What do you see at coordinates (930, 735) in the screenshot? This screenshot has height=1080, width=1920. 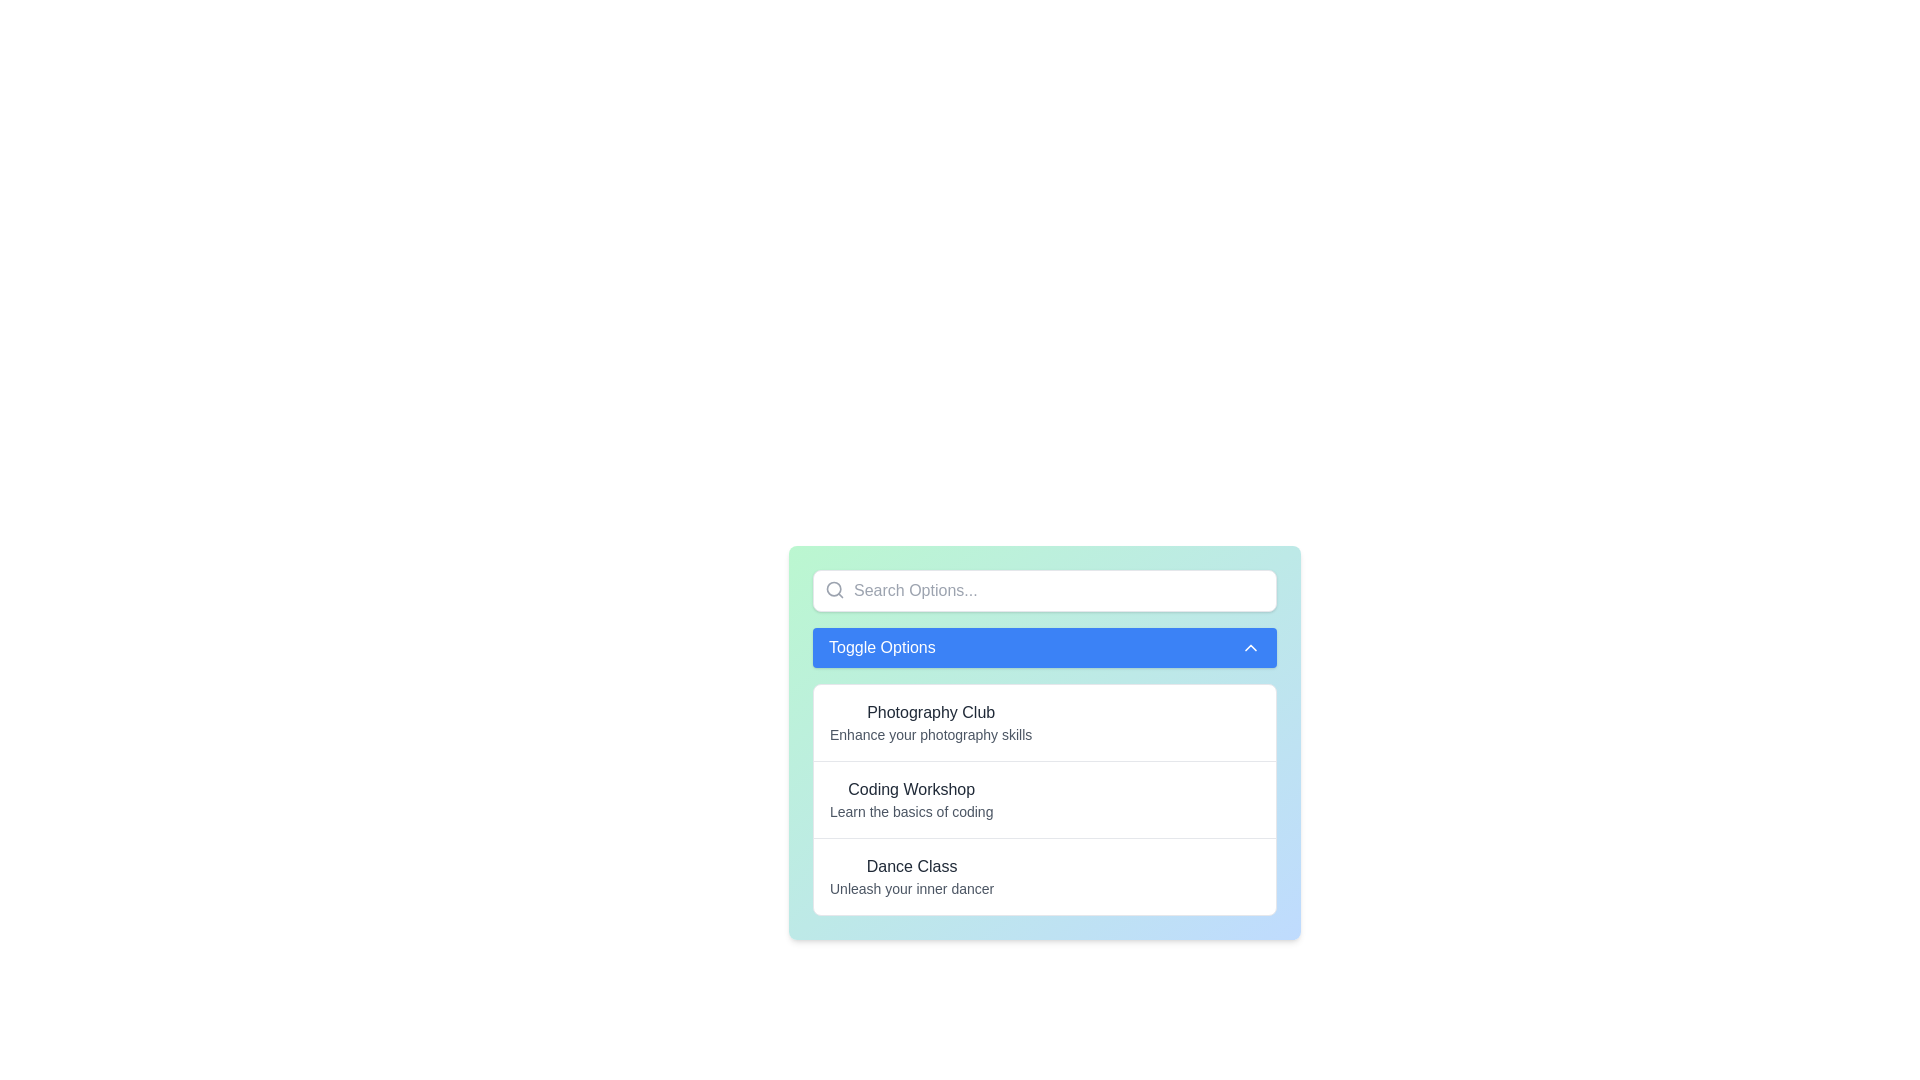 I see `the descriptive text element located directly below the 'Photography Club' heading, which provides additional information about the entry` at bounding box center [930, 735].